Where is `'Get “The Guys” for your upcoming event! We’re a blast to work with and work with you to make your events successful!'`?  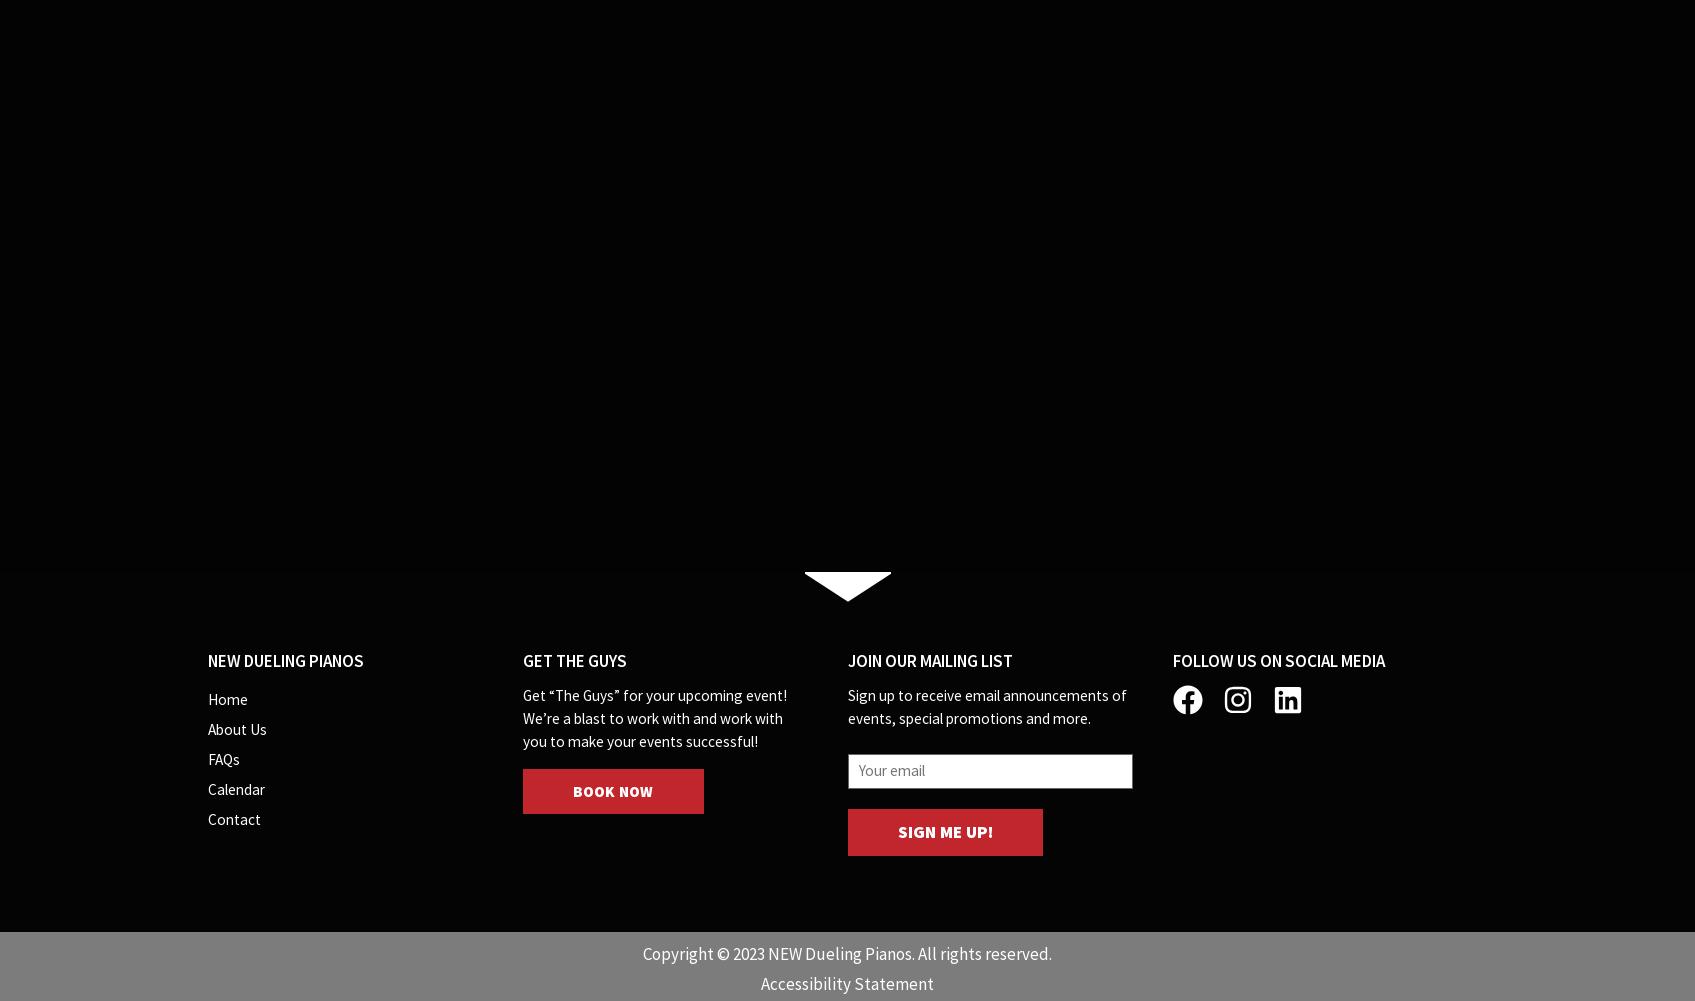 'Get “The Guys” for your upcoming event! We’re a blast to work with and work with you to make your events successful!' is located at coordinates (522, 718).